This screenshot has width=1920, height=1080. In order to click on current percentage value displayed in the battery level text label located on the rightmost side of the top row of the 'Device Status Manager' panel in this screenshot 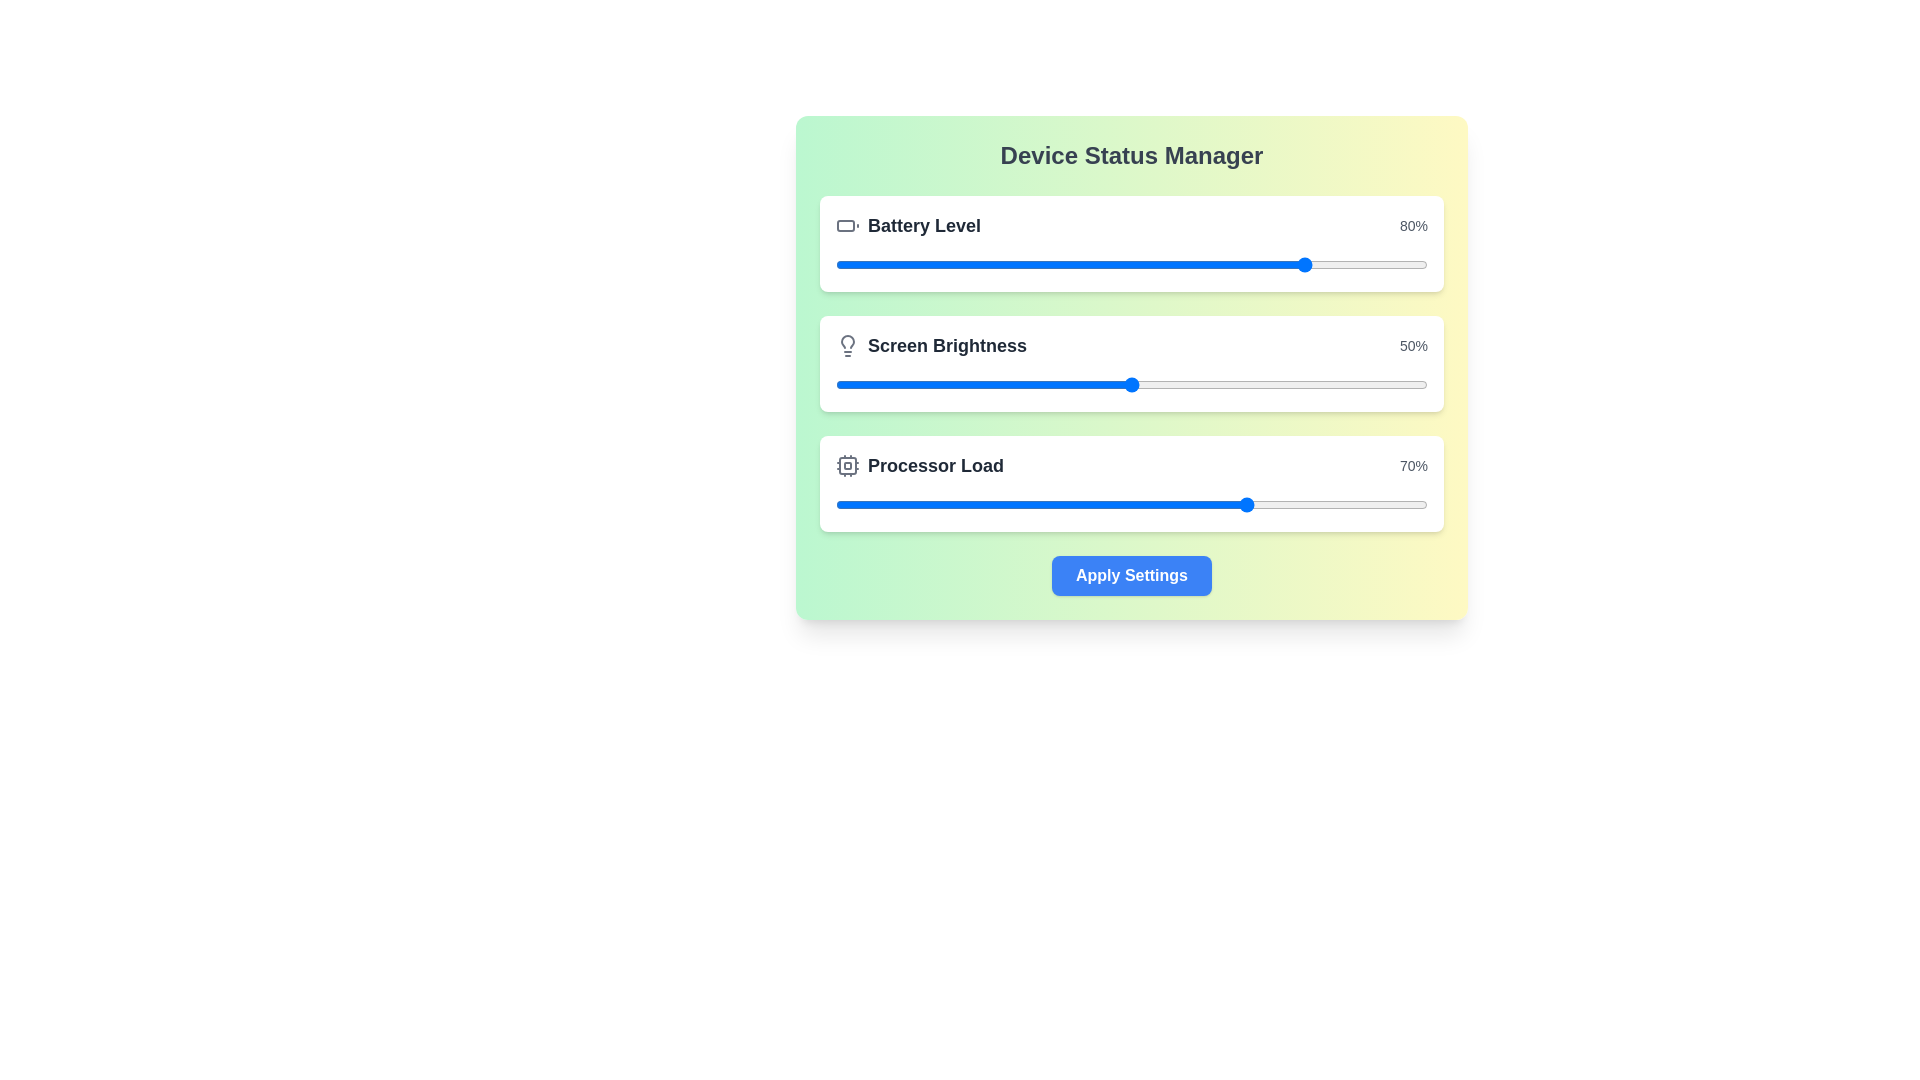, I will do `click(1412, 225)`.